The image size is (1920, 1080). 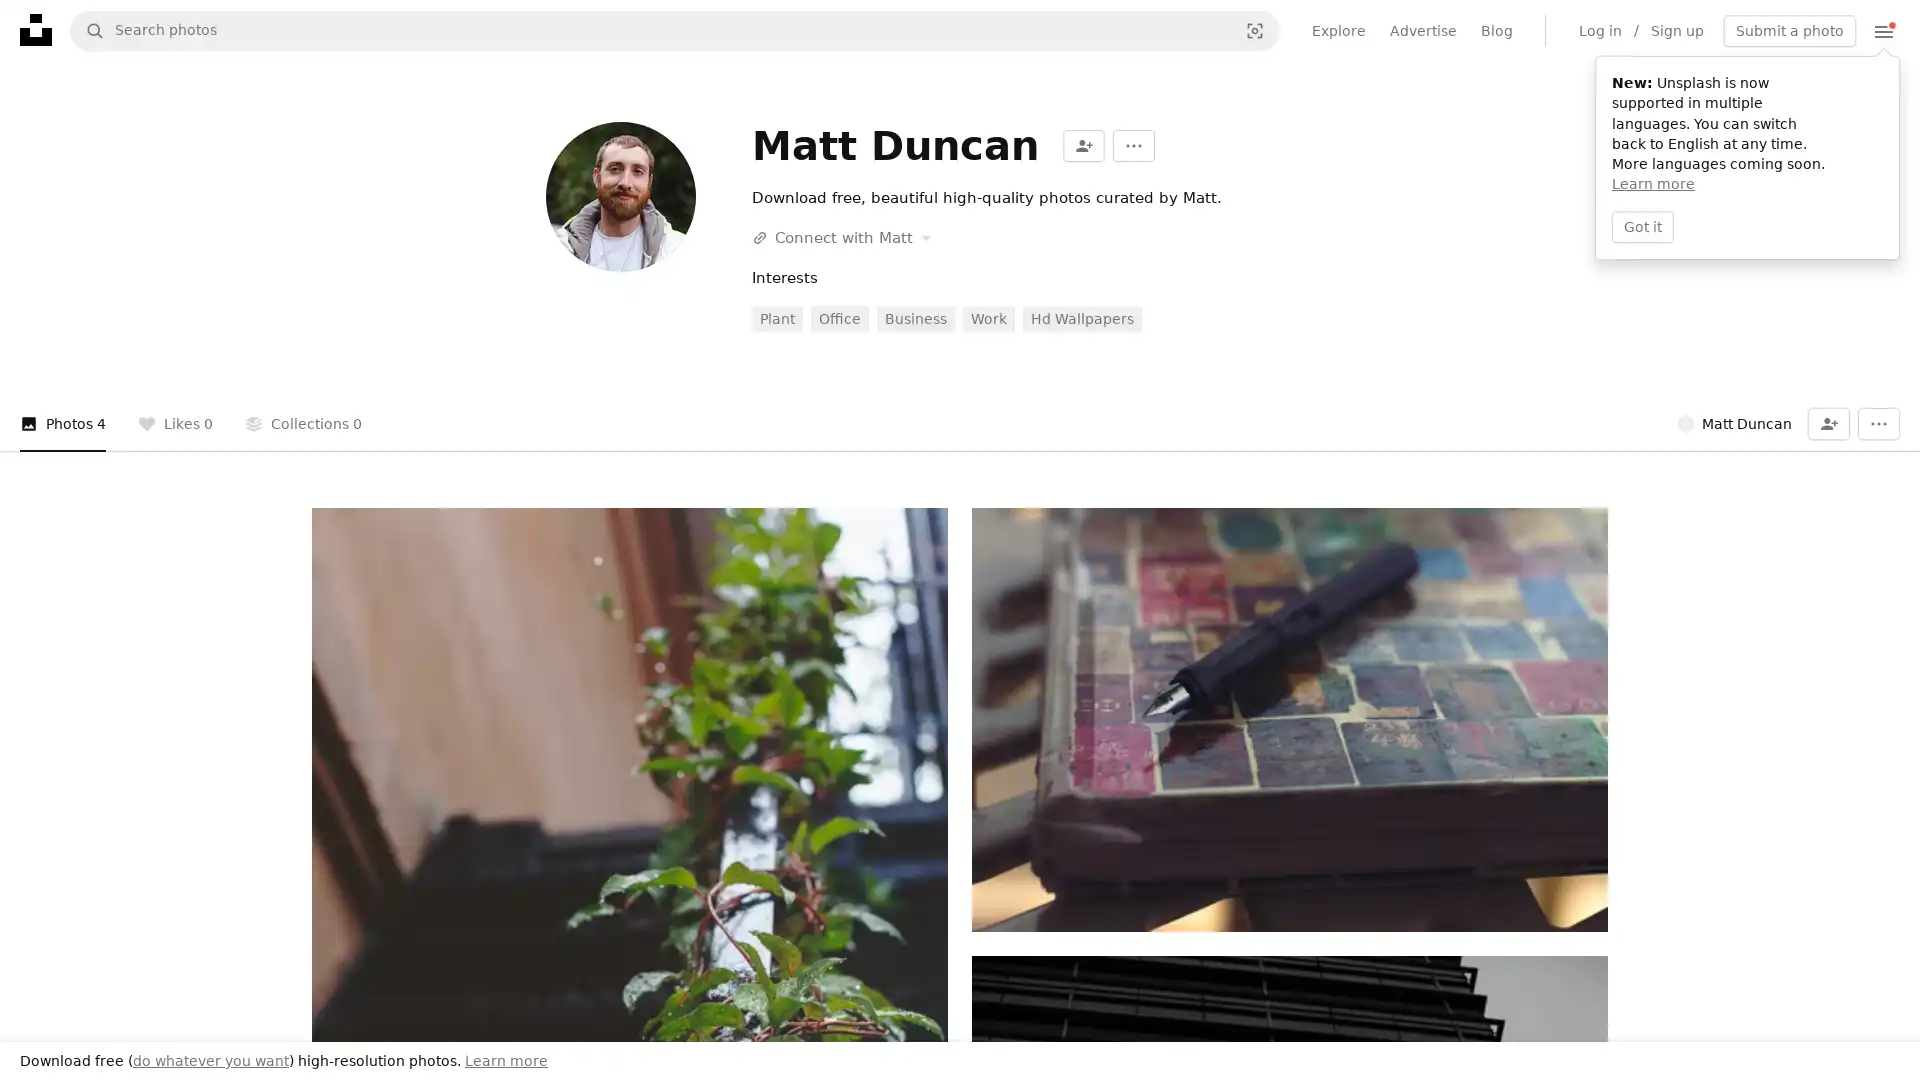 What do you see at coordinates (1642, 225) in the screenshot?
I see `Got it` at bounding box center [1642, 225].